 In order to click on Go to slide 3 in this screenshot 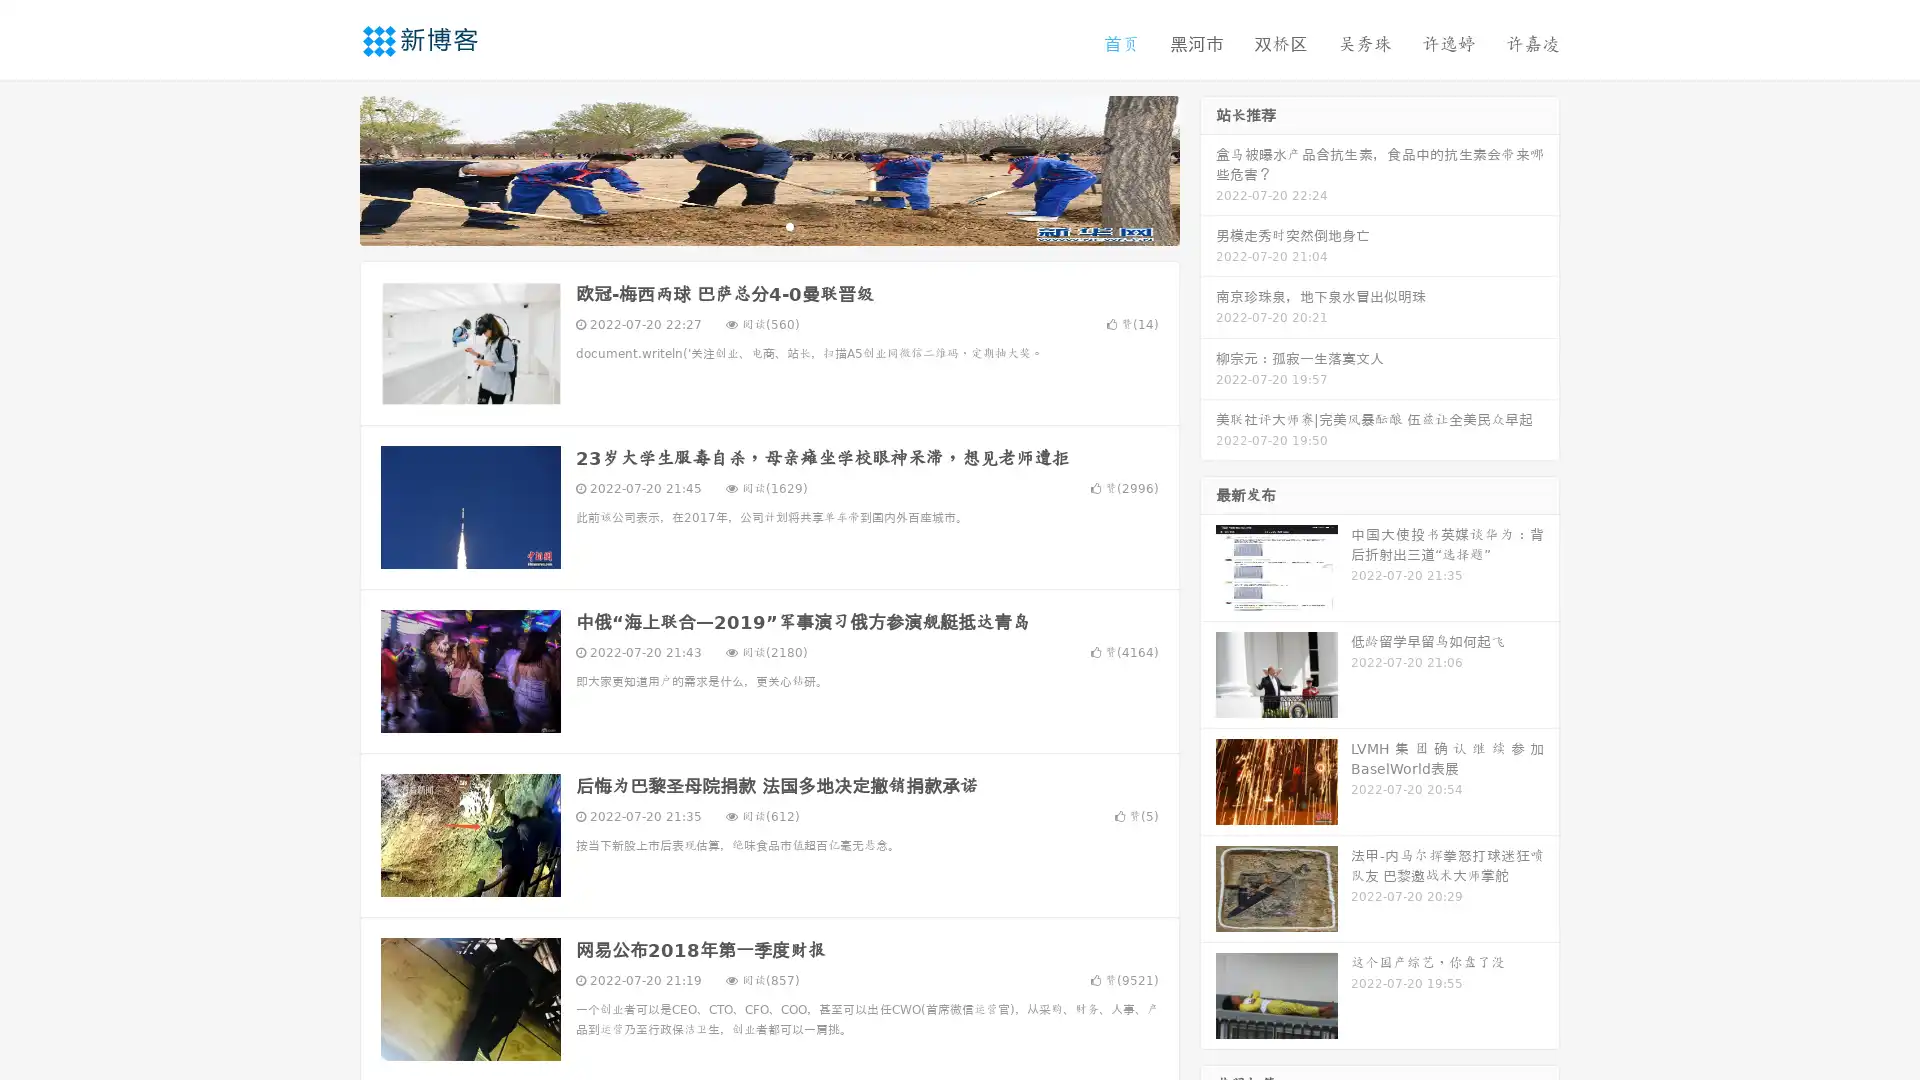, I will do `click(789, 225)`.